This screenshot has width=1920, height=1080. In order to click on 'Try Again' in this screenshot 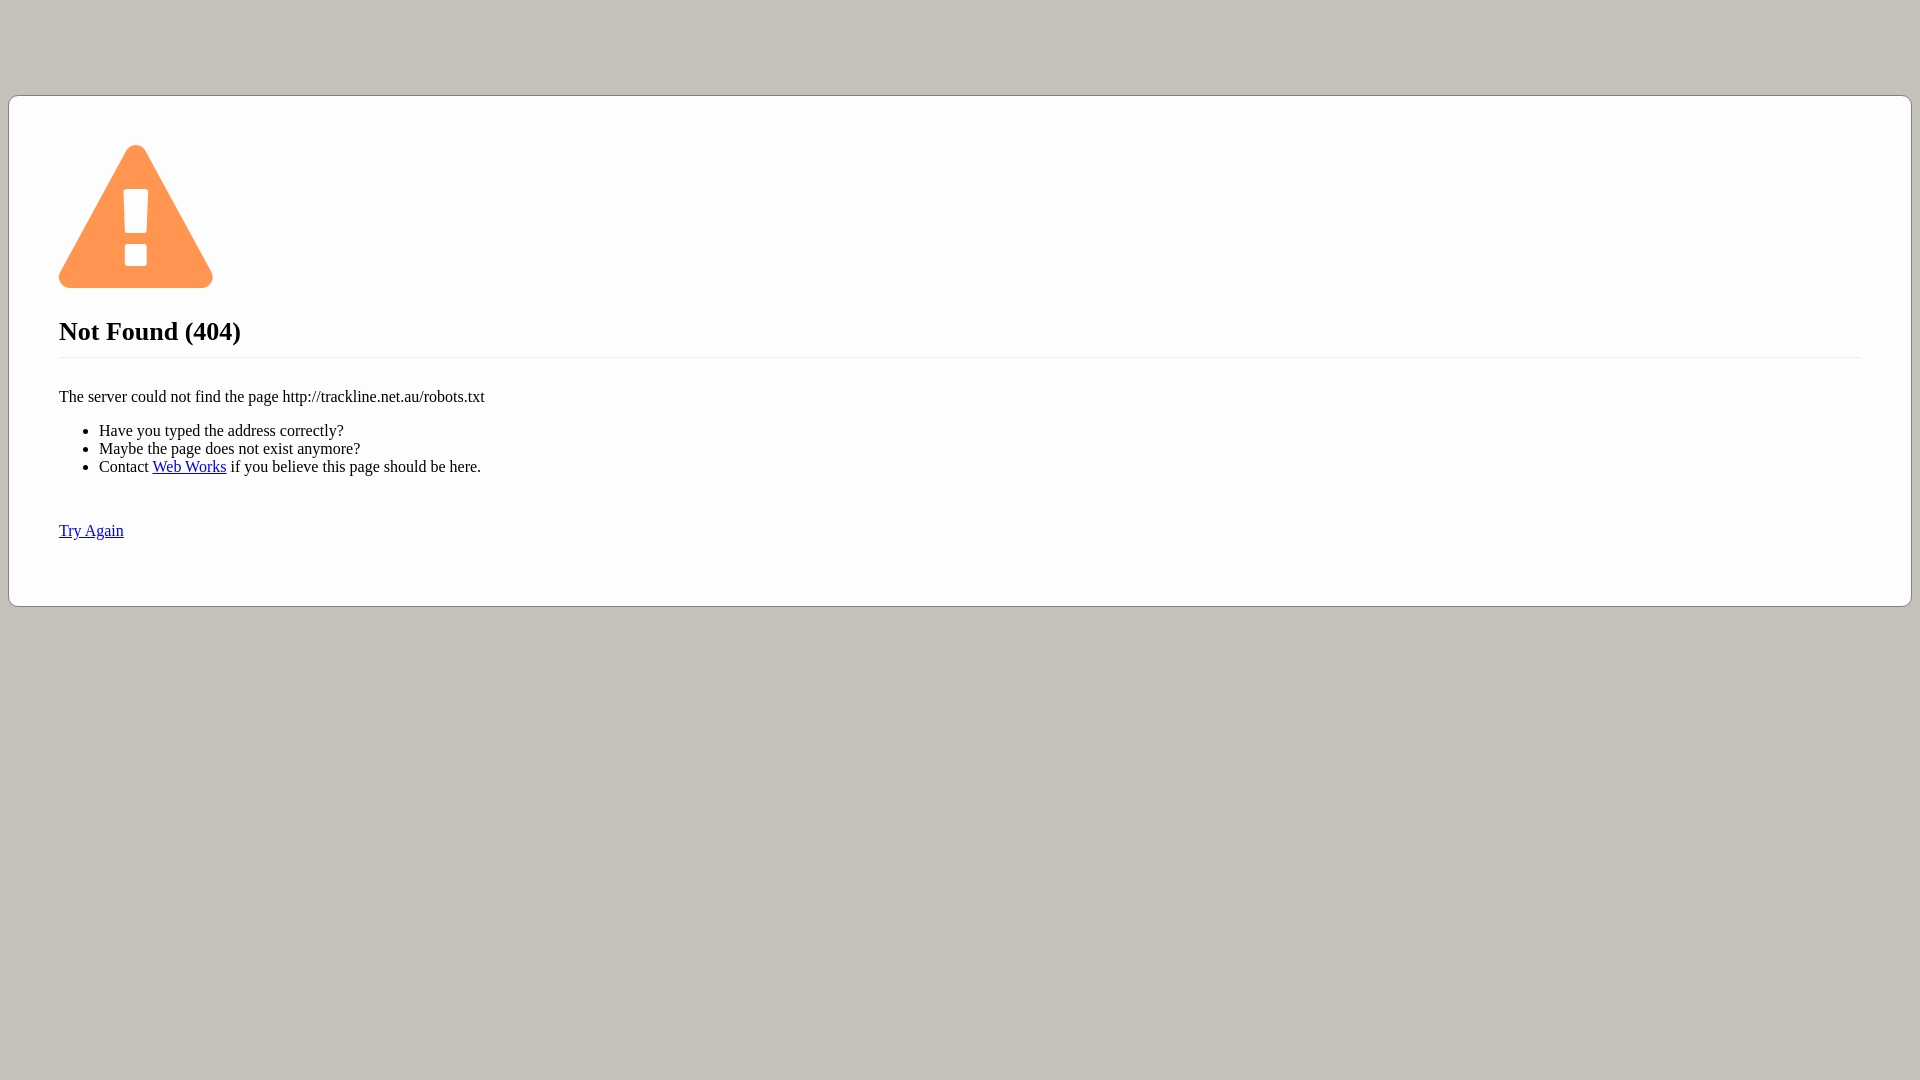, I will do `click(90, 529)`.